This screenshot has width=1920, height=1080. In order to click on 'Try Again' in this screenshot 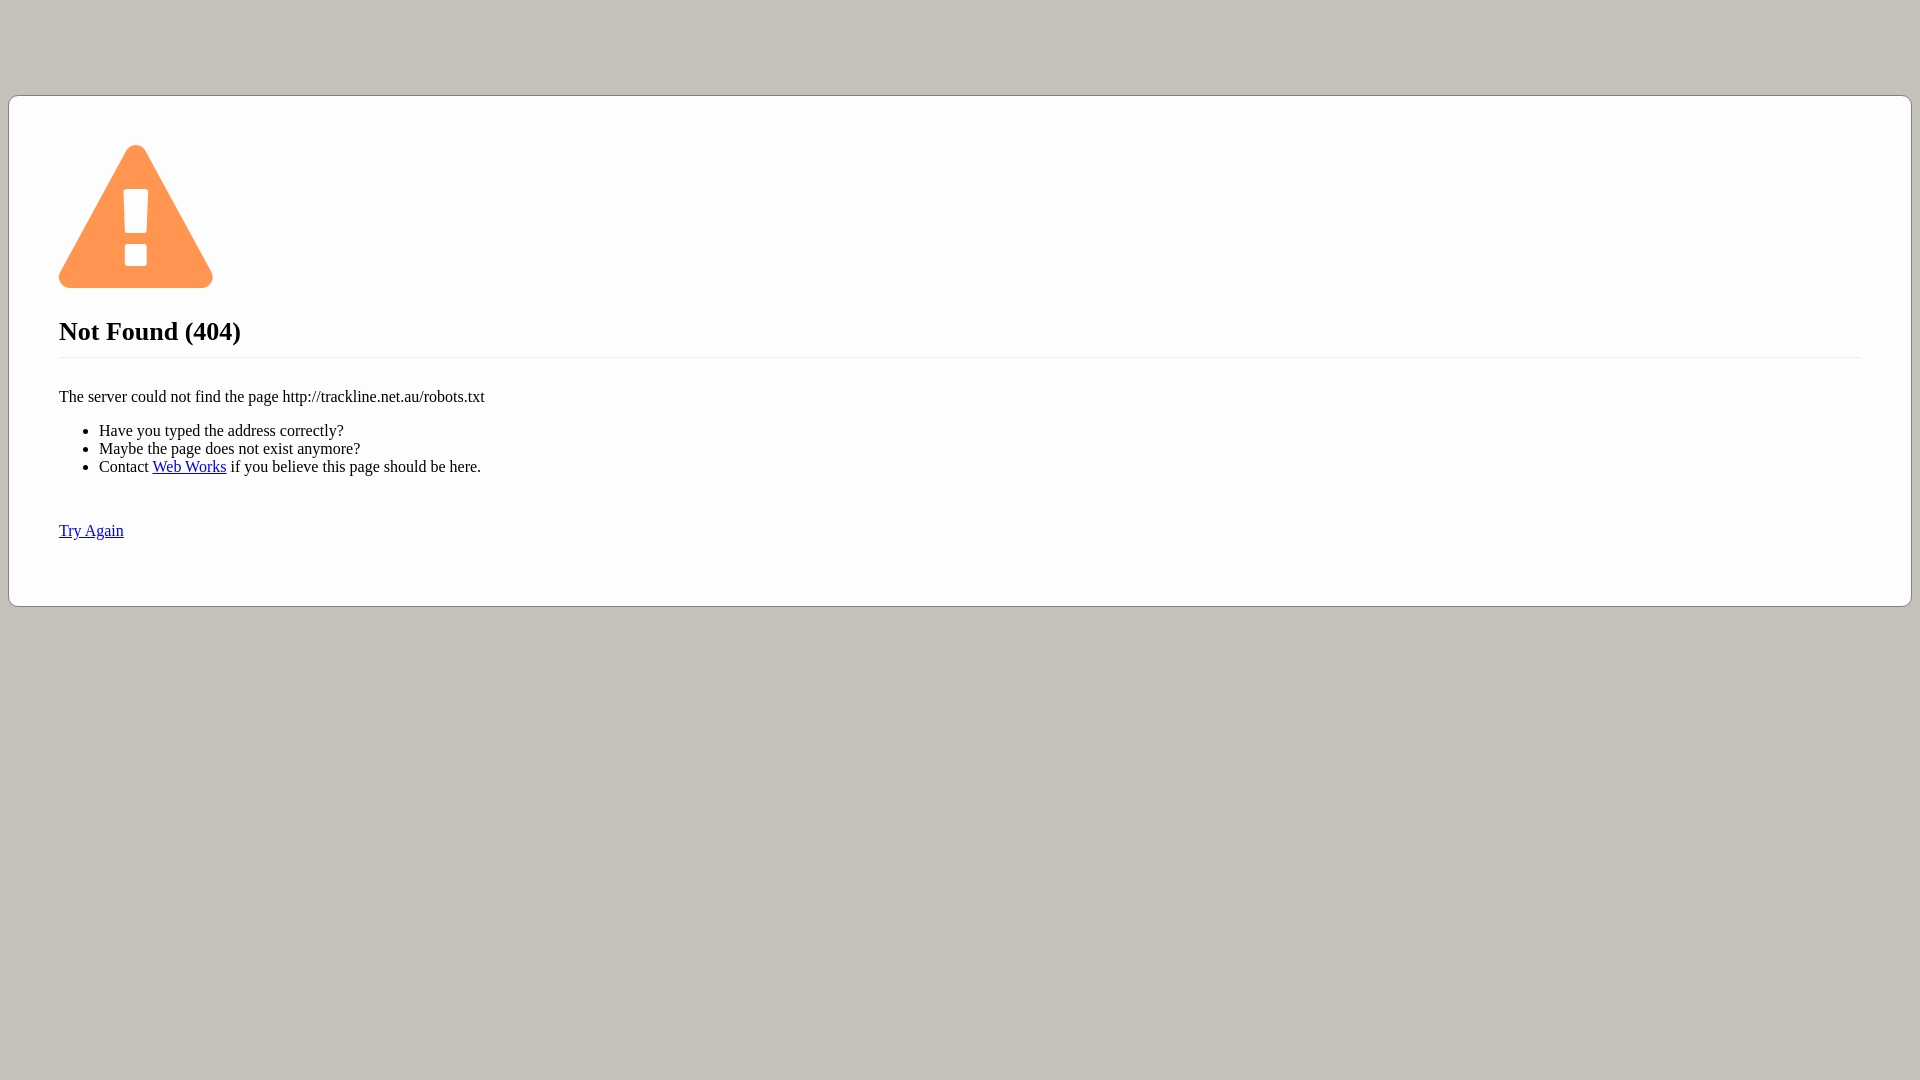, I will do `click(90, 529)`.